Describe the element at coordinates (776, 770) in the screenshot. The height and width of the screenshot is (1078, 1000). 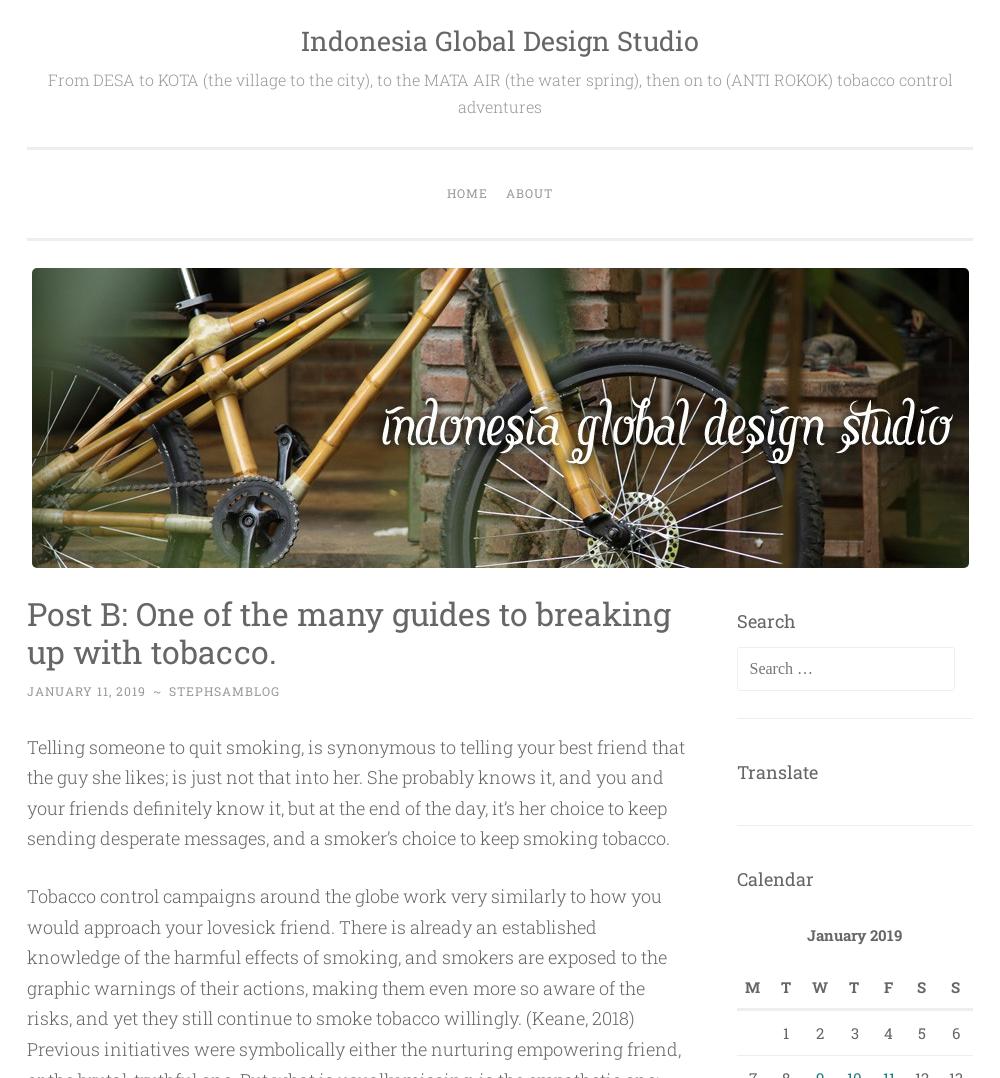
I see `'Translate'` at that location.